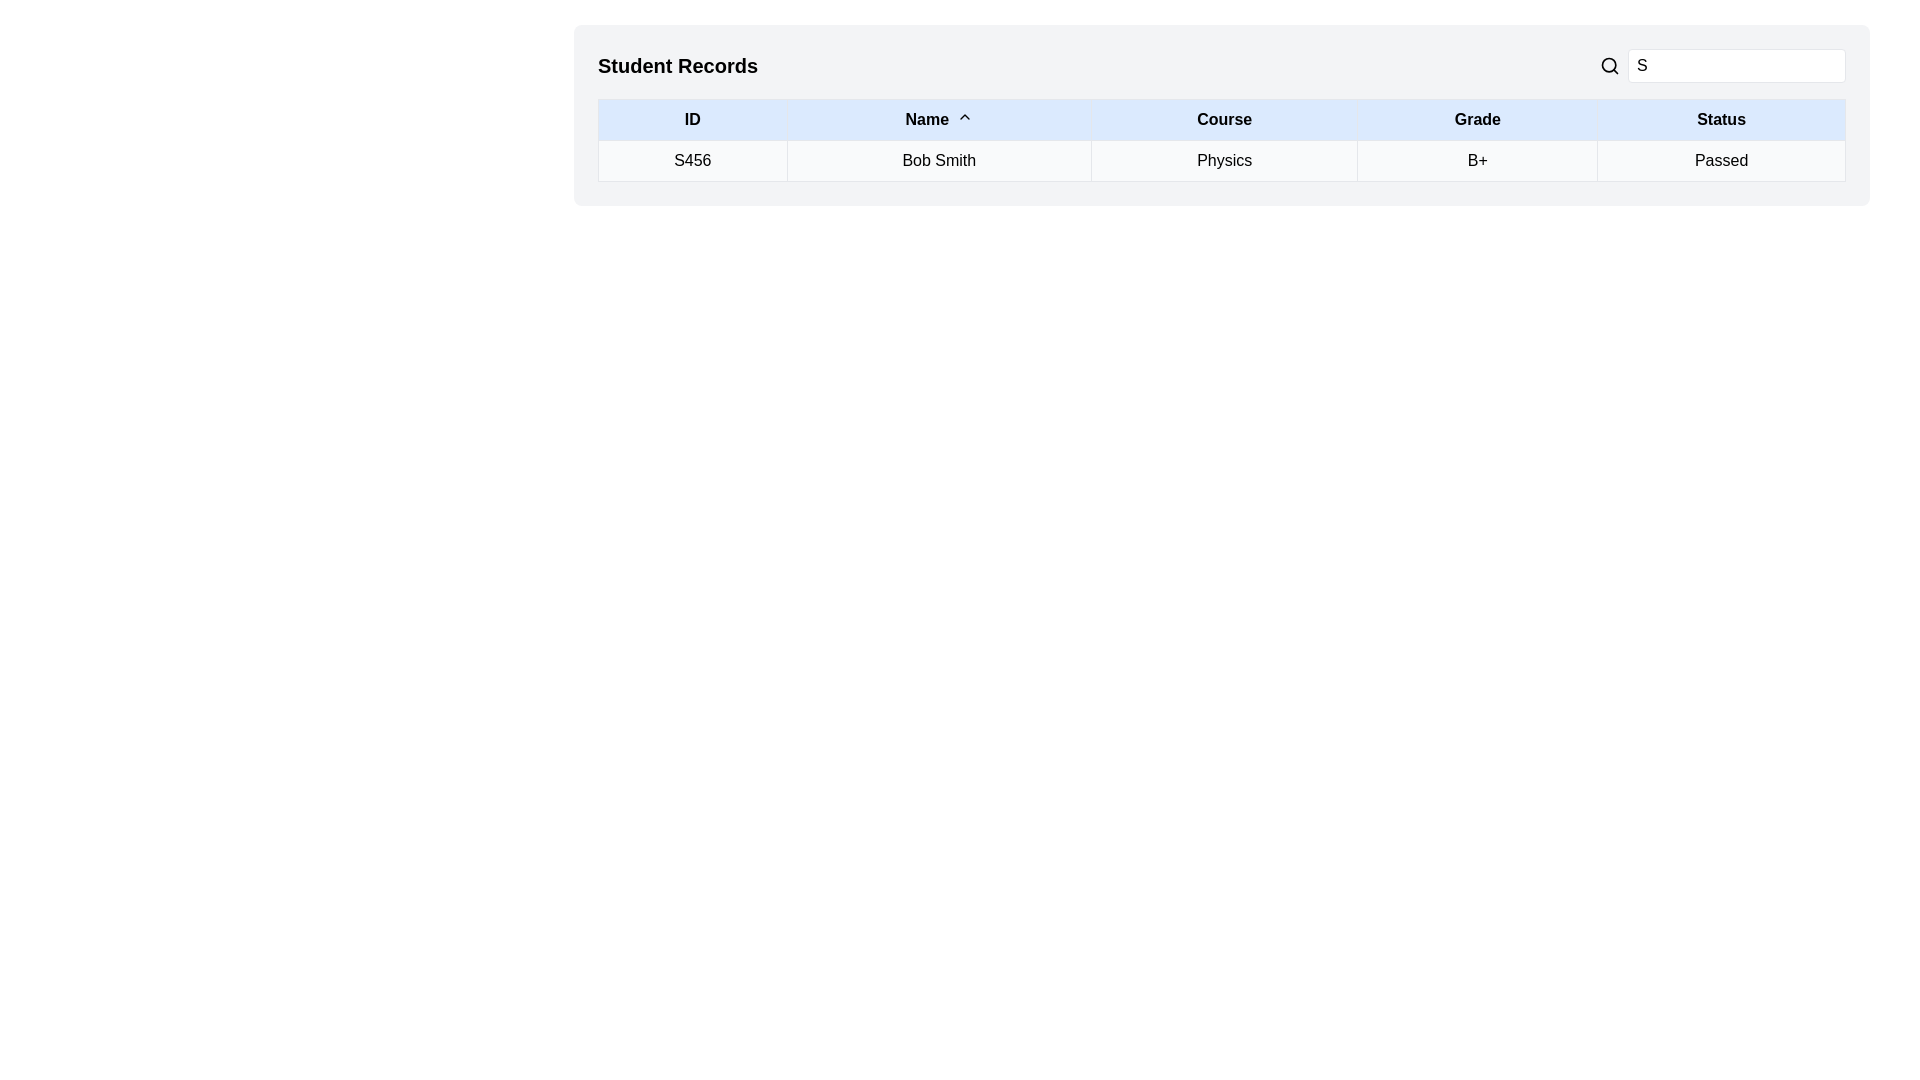 This screenshot has width=1920, height=1080. What do you see at coordinates (964, 116) in the screenshot?
I see `the upward-facing arrow icon button located` at bounding box center [964, 116].